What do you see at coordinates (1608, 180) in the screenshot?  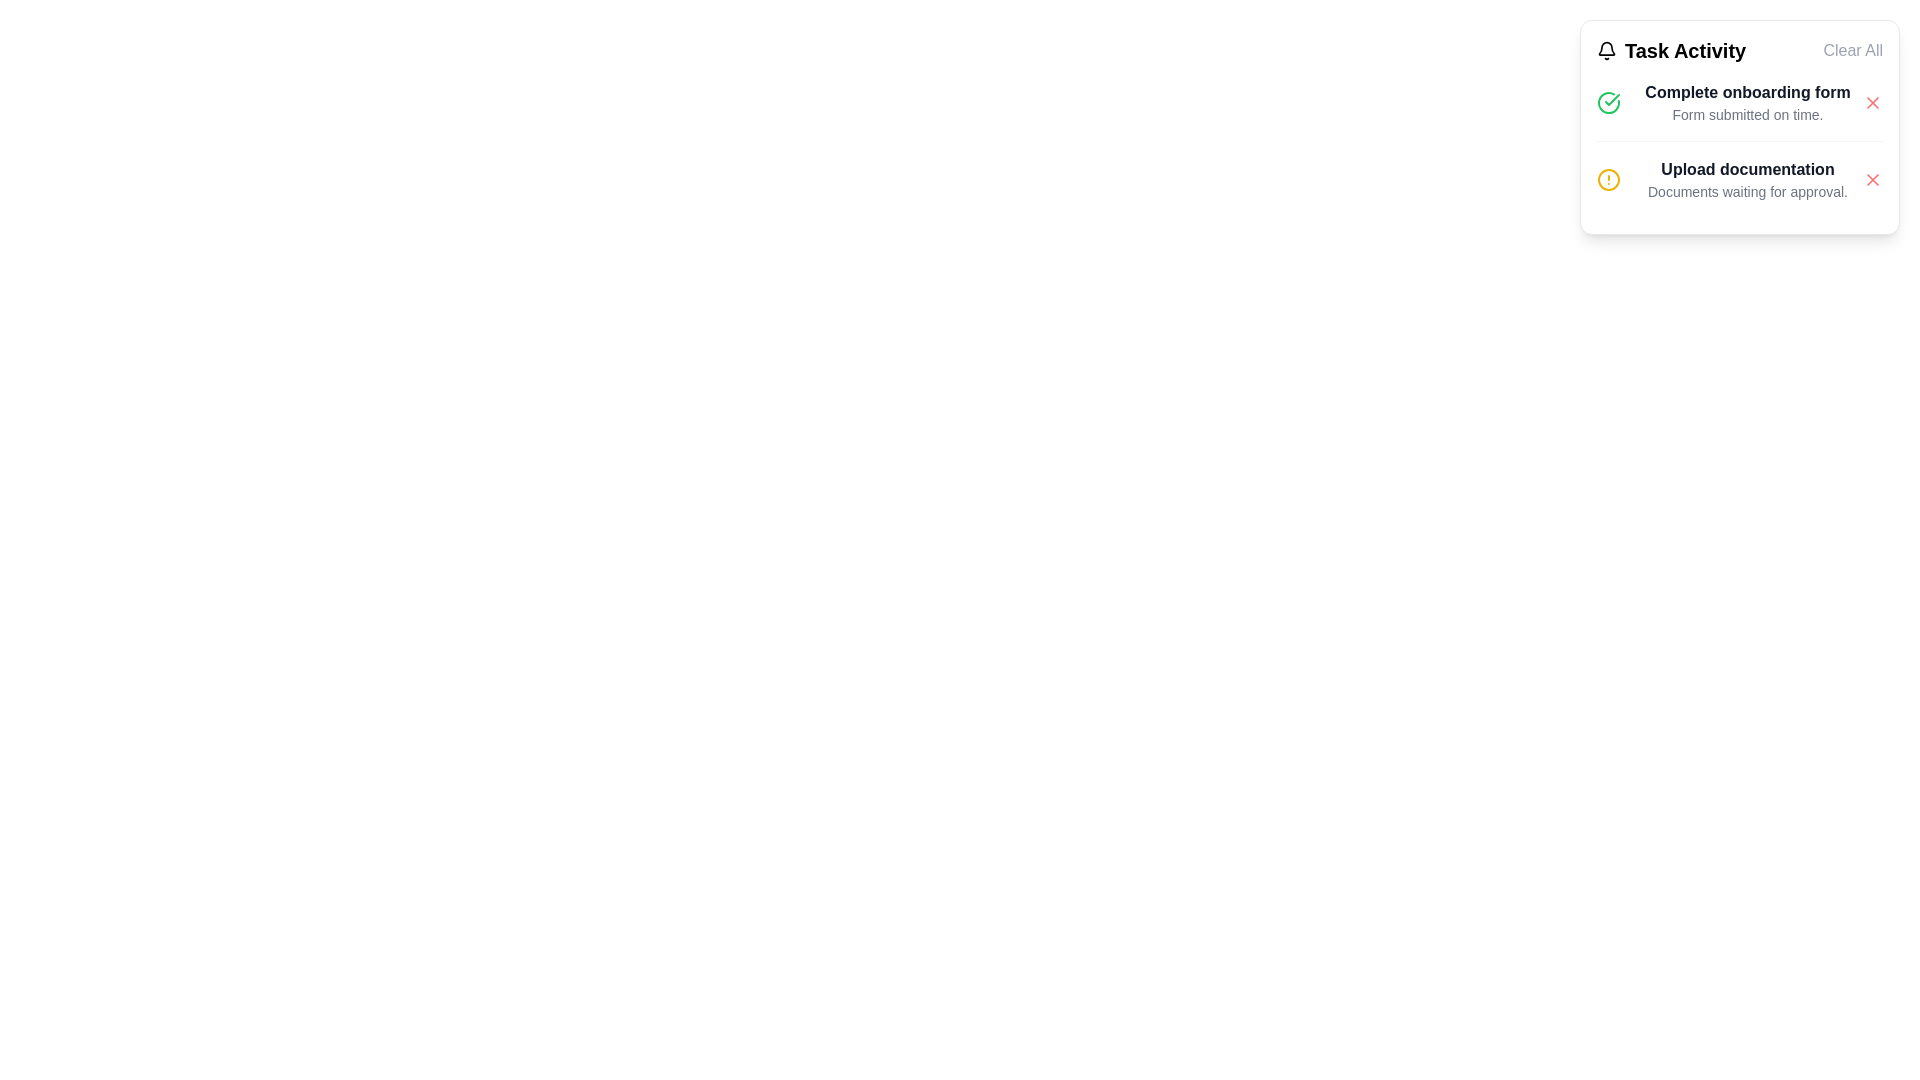 I see `the yellow circular SVG graphical element that indicates warning or alert messages, located next to the 'Upload documentation' text in the right-hand notification panel` at bounding box center [1608, 180].